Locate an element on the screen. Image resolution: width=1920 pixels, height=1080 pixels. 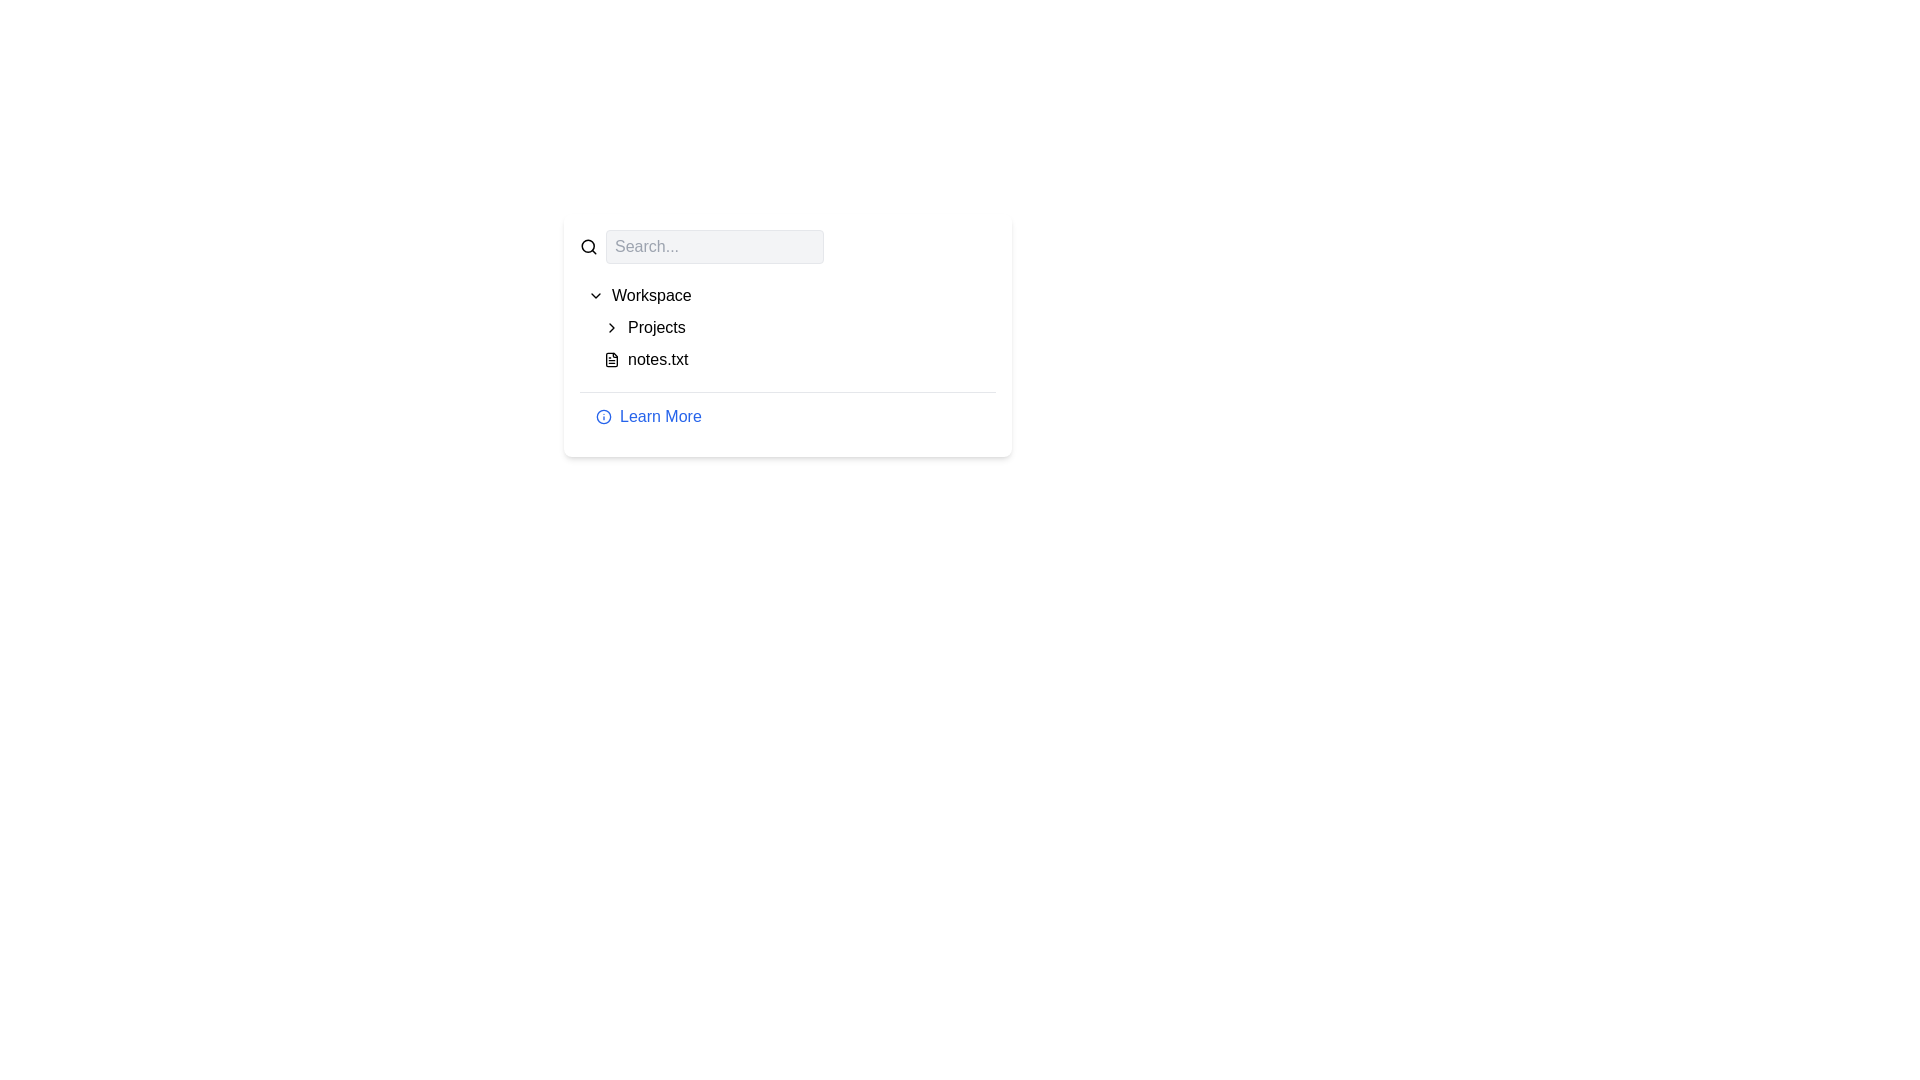
the chevron icon located to the left of the 'Workspace' text is located at coordinates (594, 296).